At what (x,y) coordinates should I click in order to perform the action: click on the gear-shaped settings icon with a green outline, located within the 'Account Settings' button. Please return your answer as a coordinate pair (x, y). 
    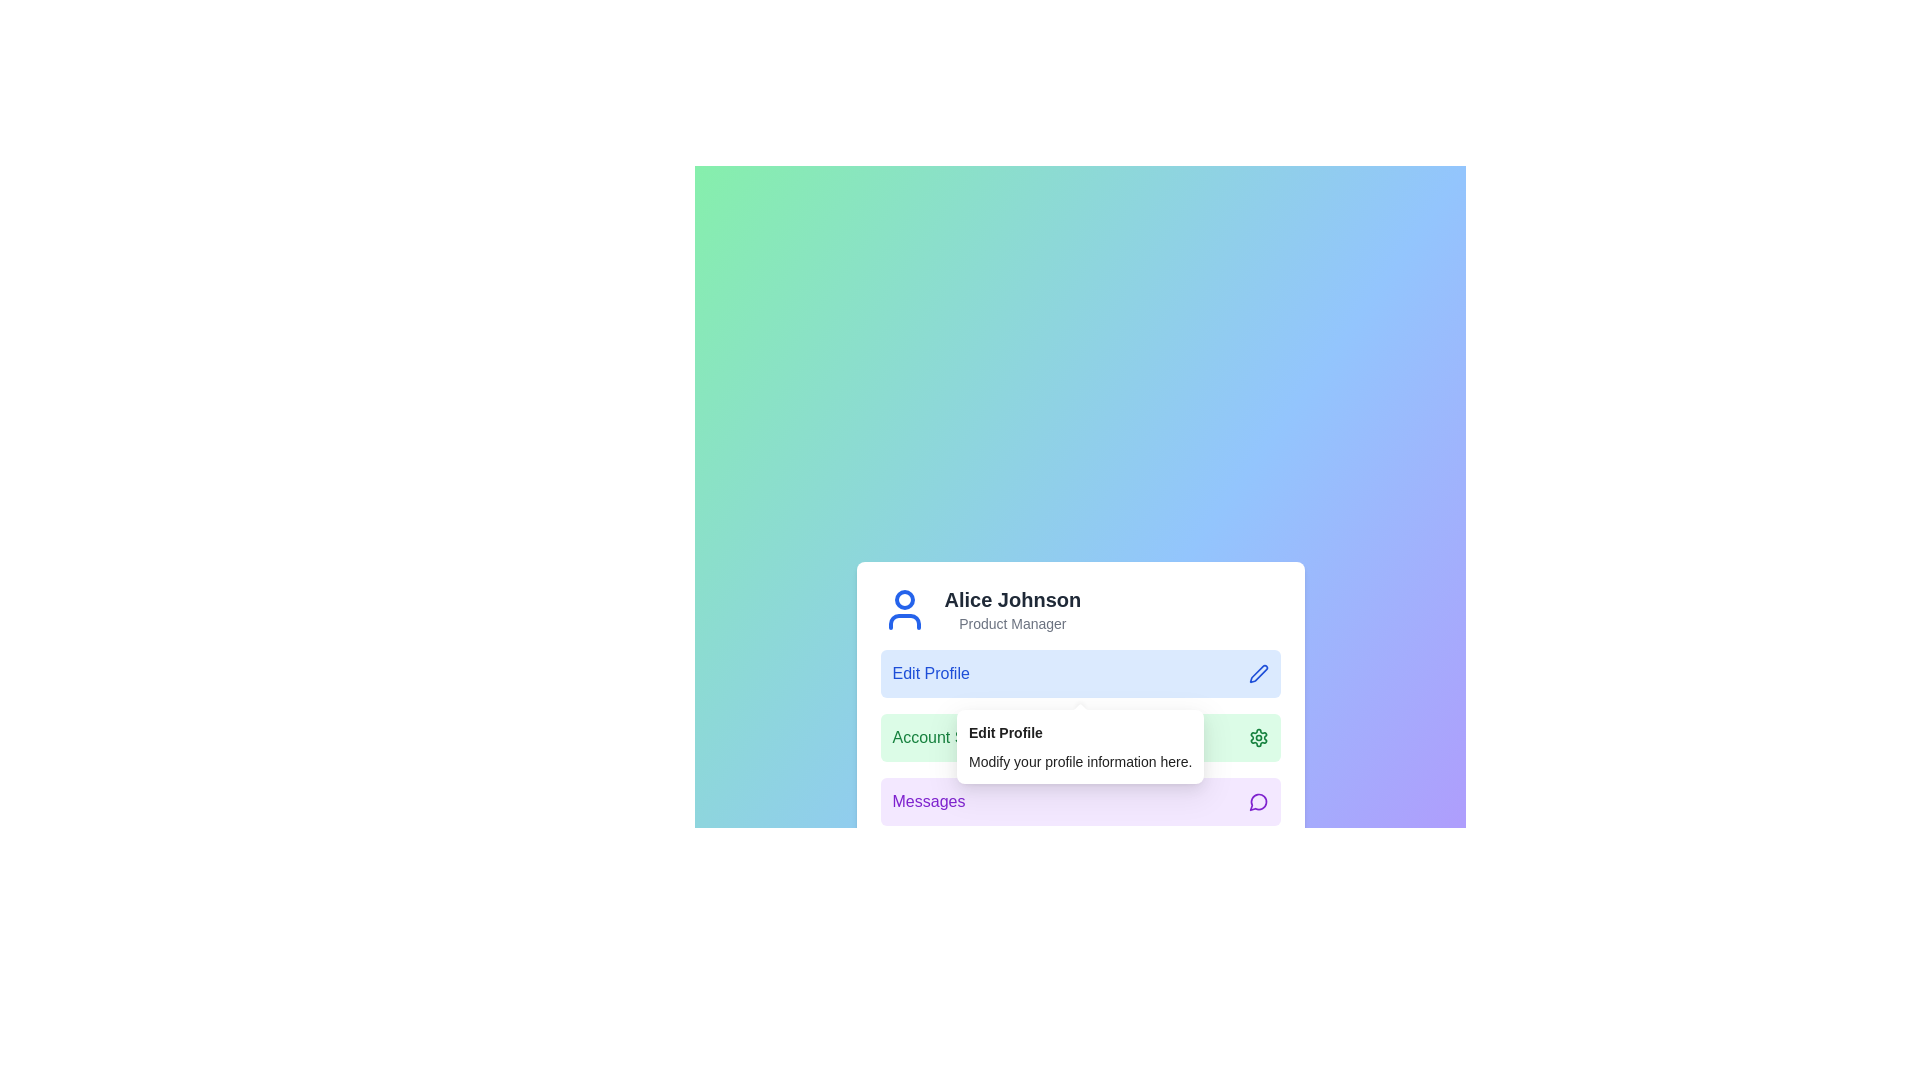
    Looking at the image, I should click on (1257, 737).